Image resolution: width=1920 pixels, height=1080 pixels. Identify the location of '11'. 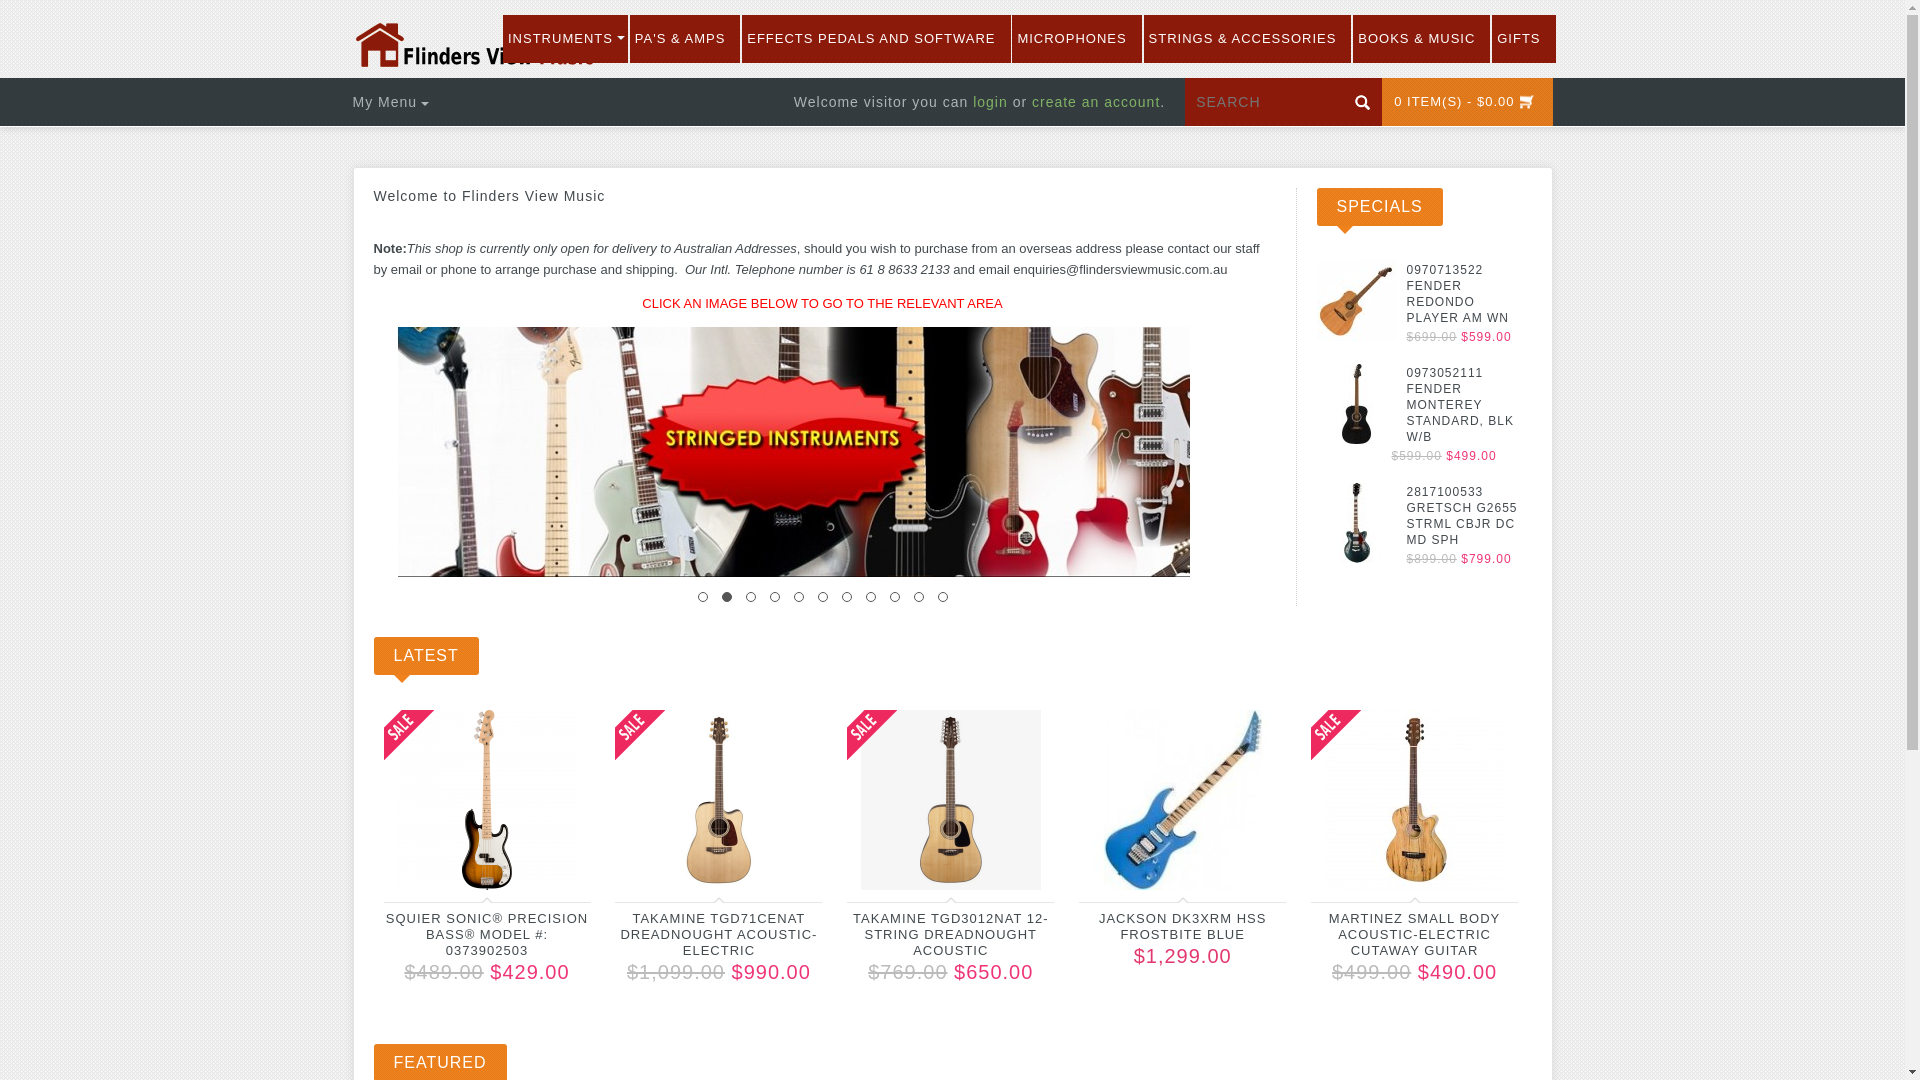
(941, 596).